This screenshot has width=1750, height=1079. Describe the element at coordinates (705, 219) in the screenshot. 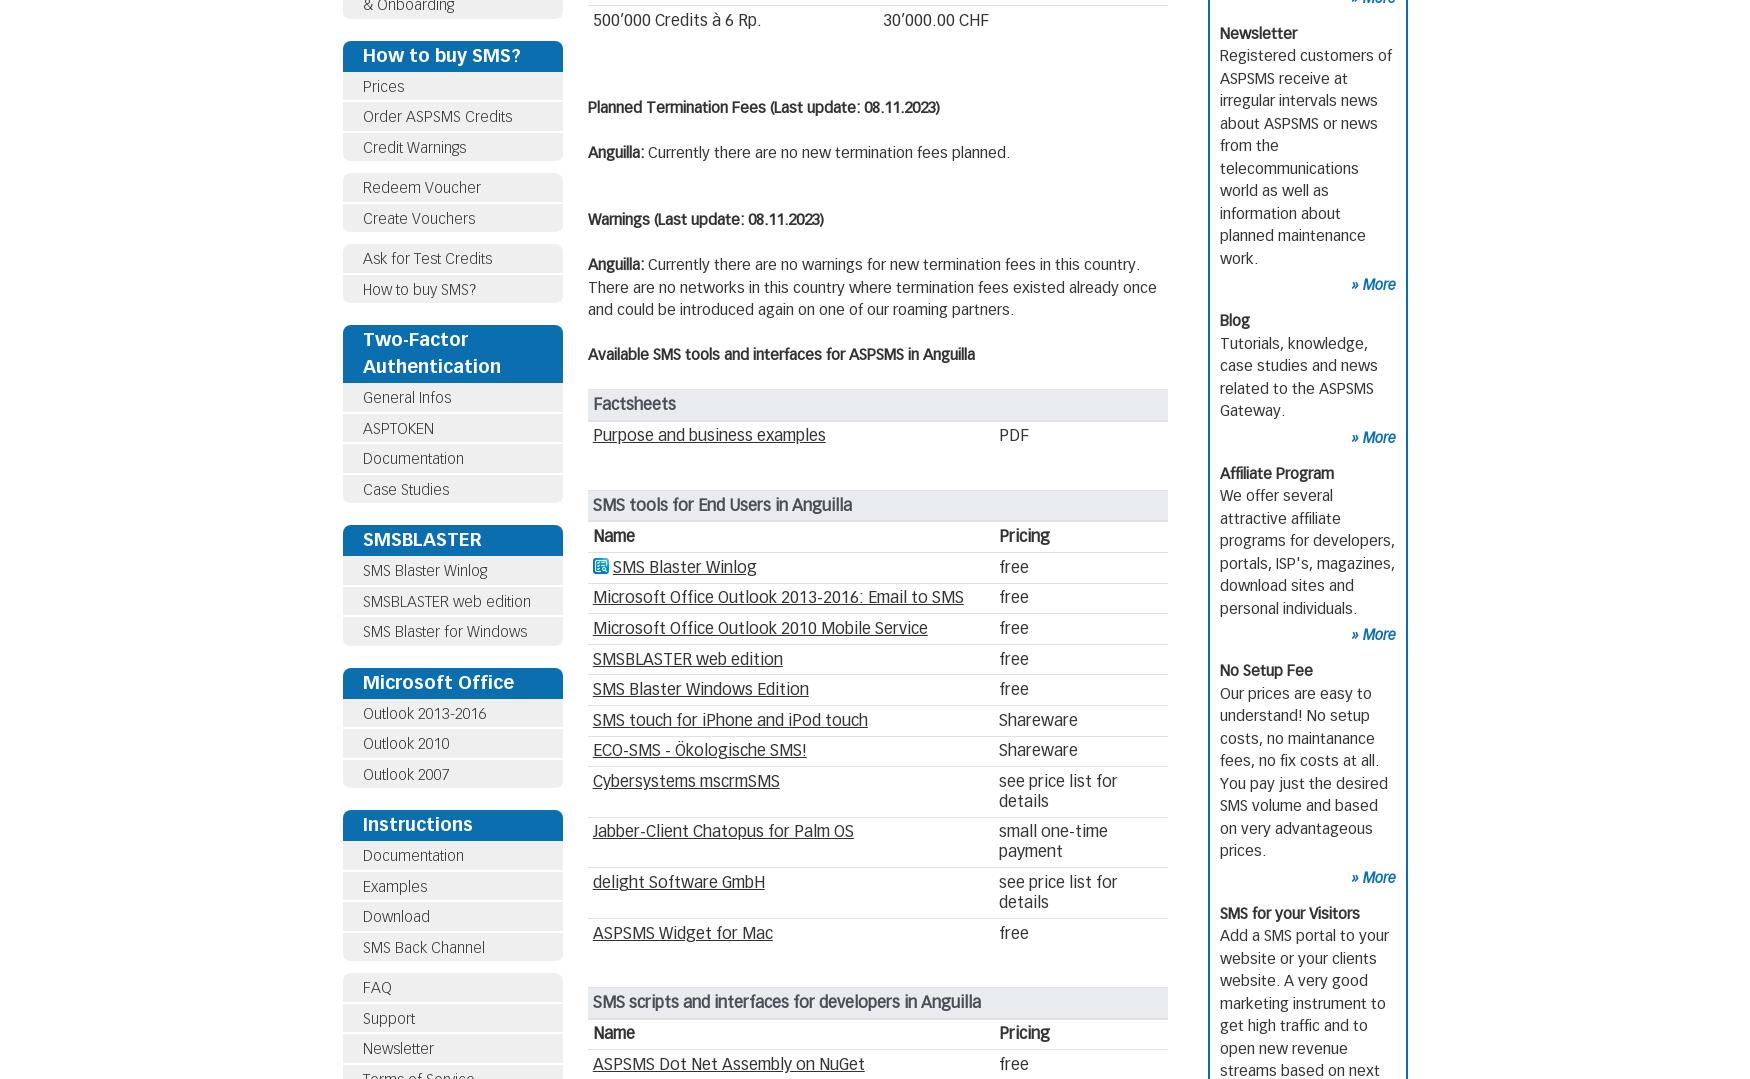

I see `'Warnings (Last update: 08.11.2023)'` at that location.